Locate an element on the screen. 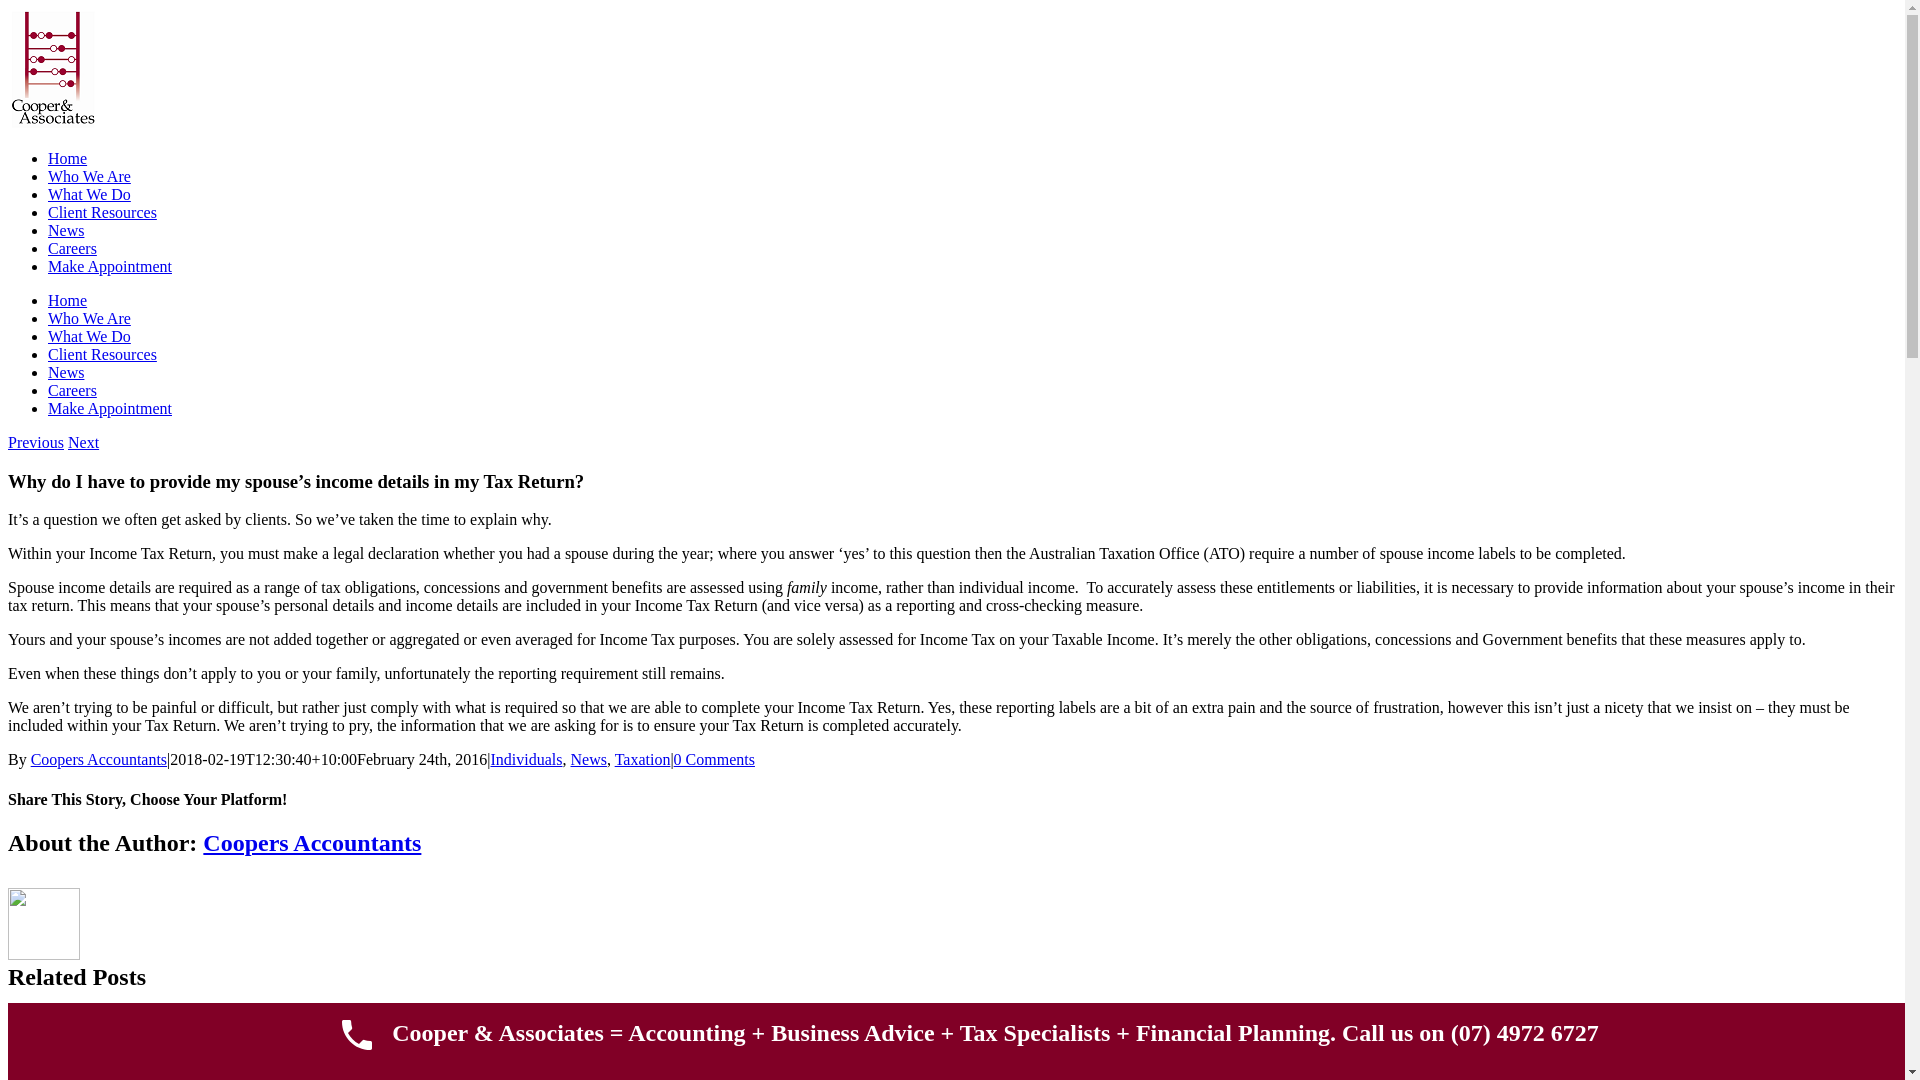 This screenshot has height=1080, width=1920. 'Taxation' is located at coordinates (643, 759).